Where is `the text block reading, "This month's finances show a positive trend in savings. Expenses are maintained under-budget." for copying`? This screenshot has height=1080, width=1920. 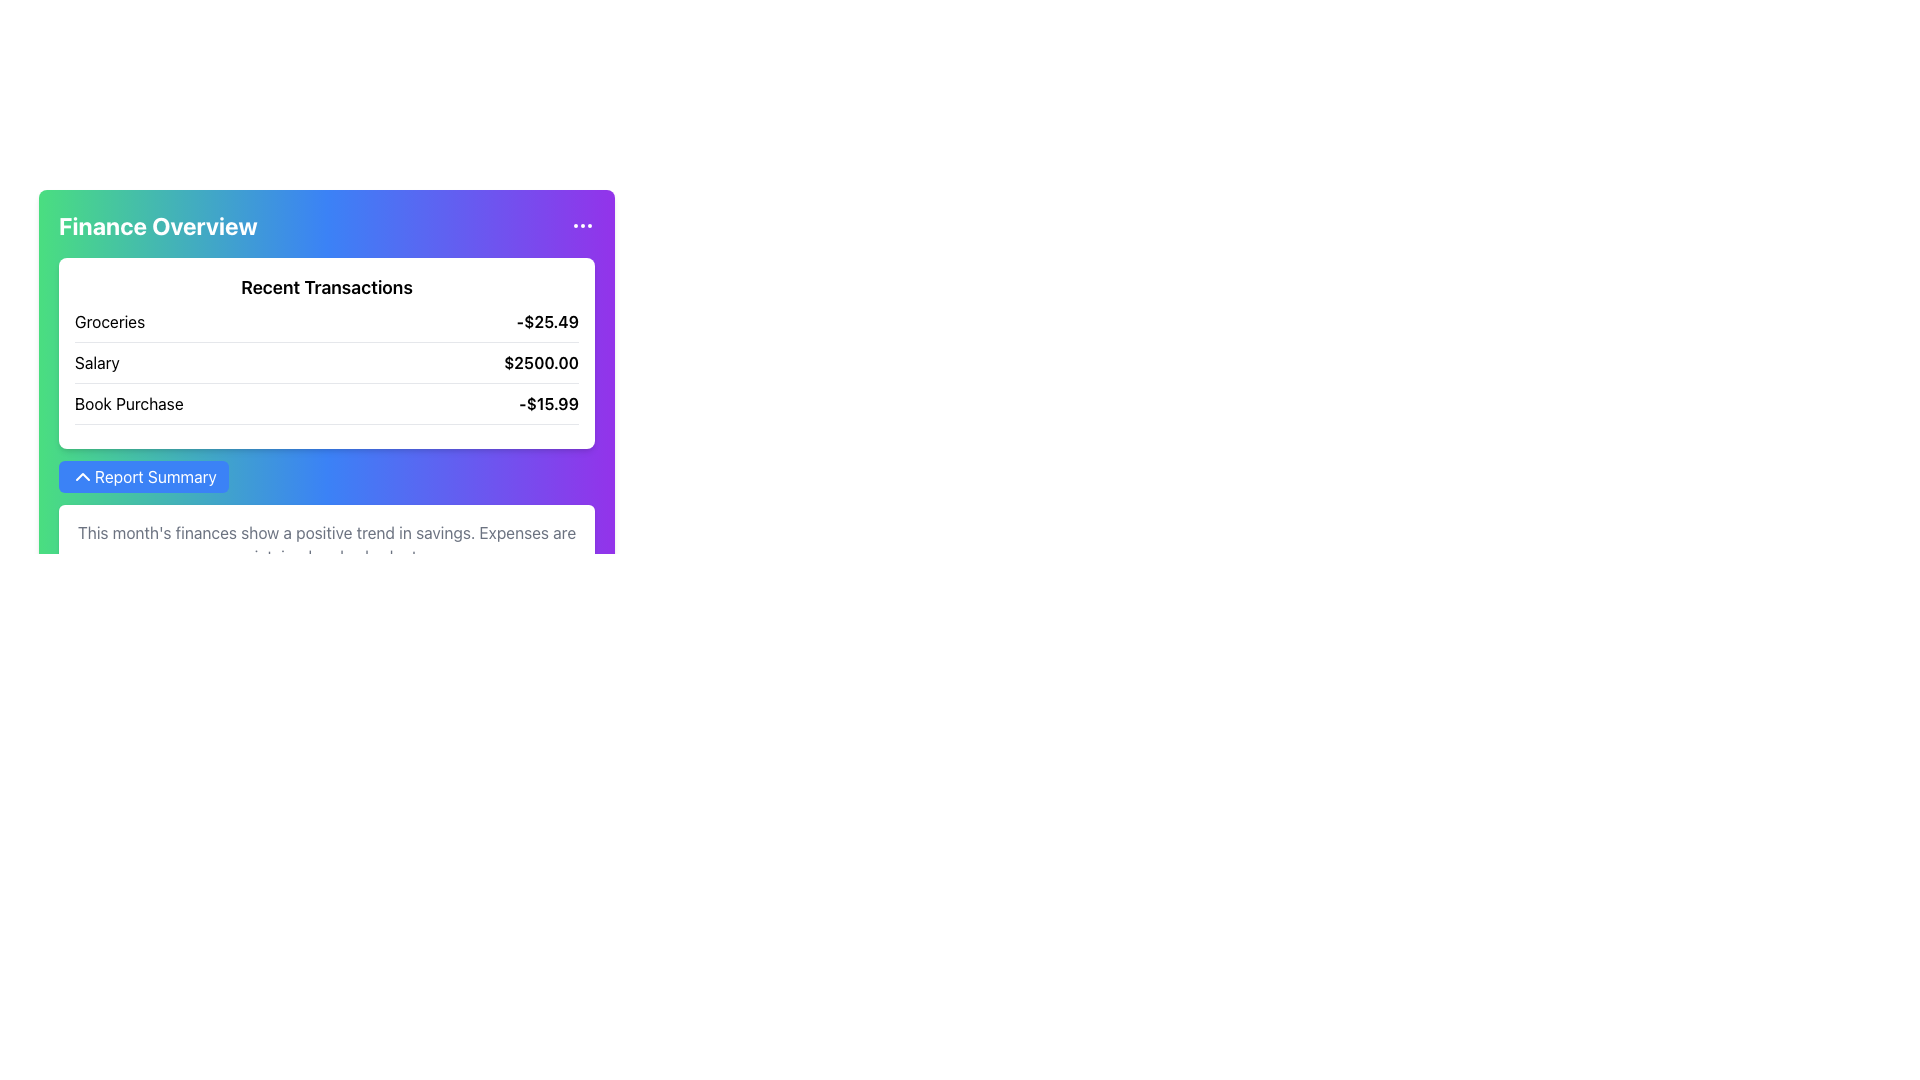
the text block reading, "This month's finances show a positive trend in savings. Expenses are maintained under-budget." for copying is located at coordinates (326, 544).